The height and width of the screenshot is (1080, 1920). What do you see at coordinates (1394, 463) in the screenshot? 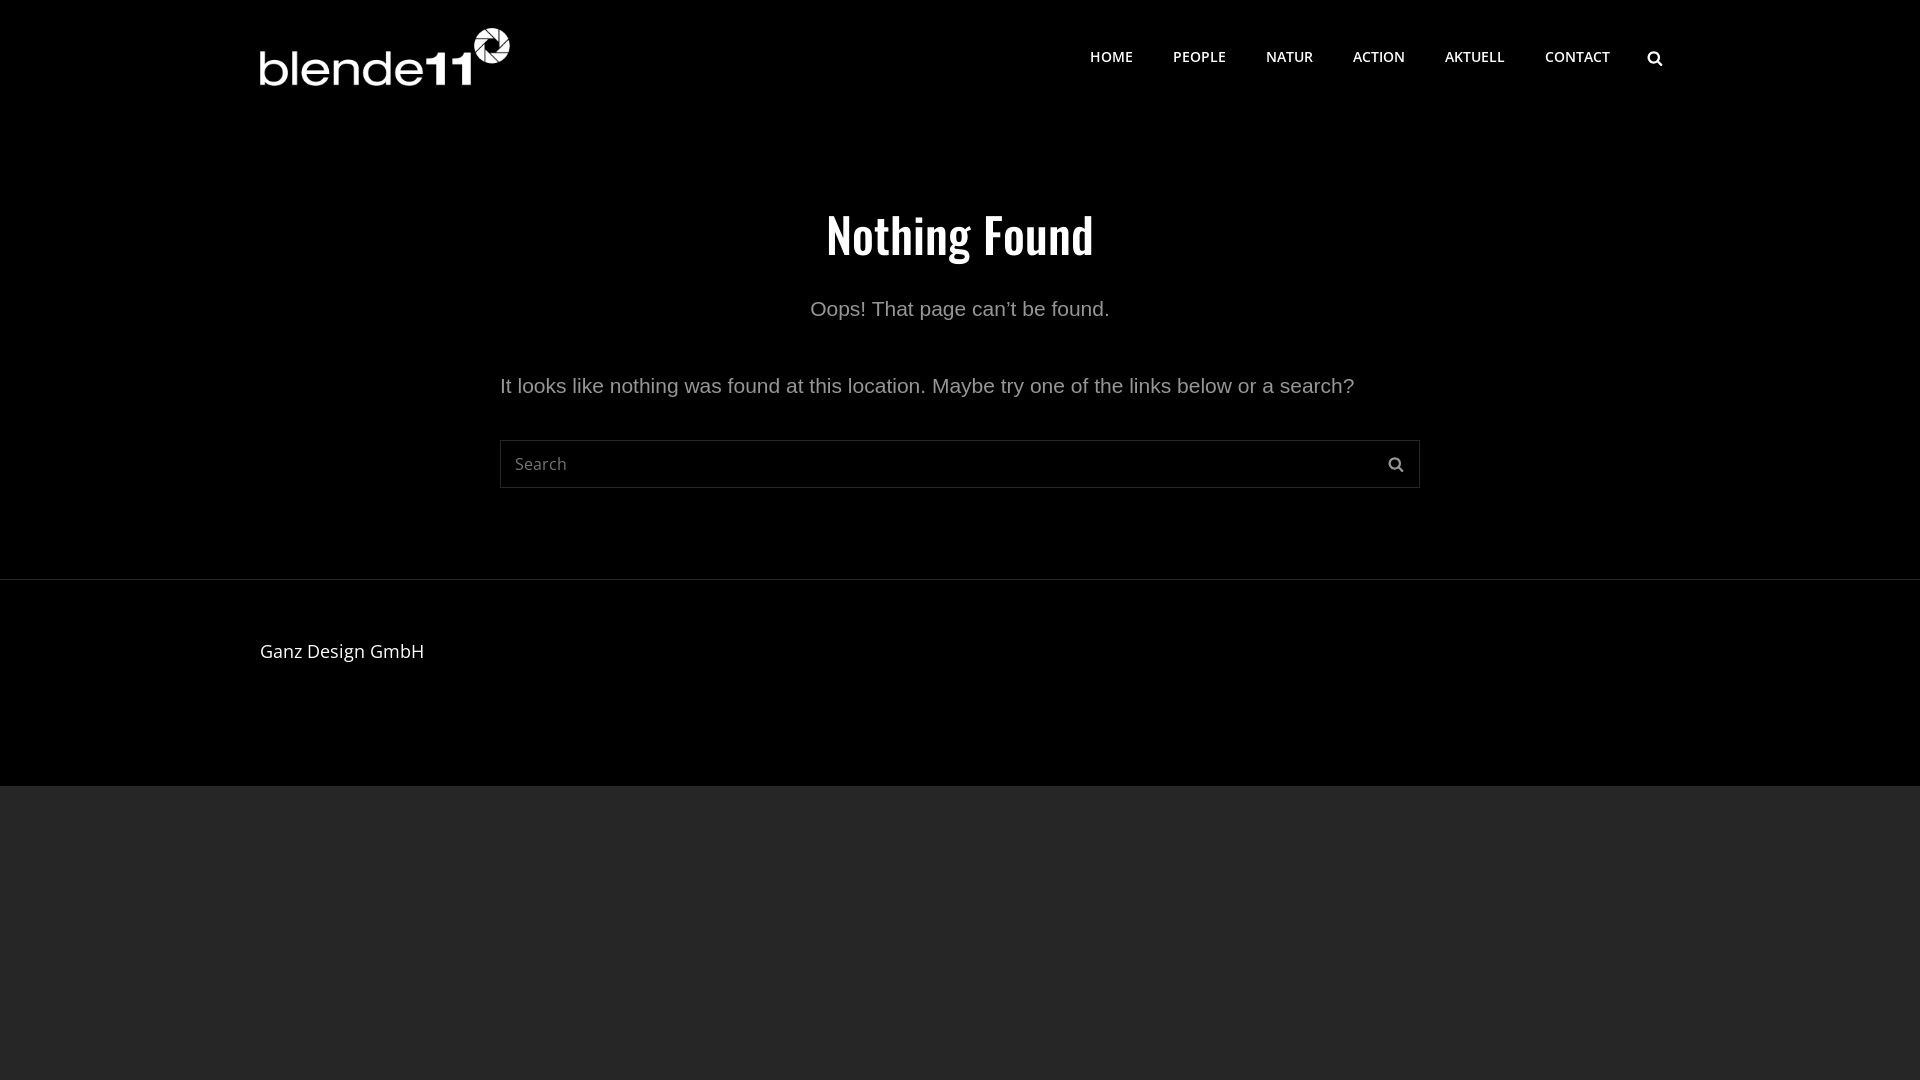
I see `'SEARCH'` at bounding box center [1394, 463].